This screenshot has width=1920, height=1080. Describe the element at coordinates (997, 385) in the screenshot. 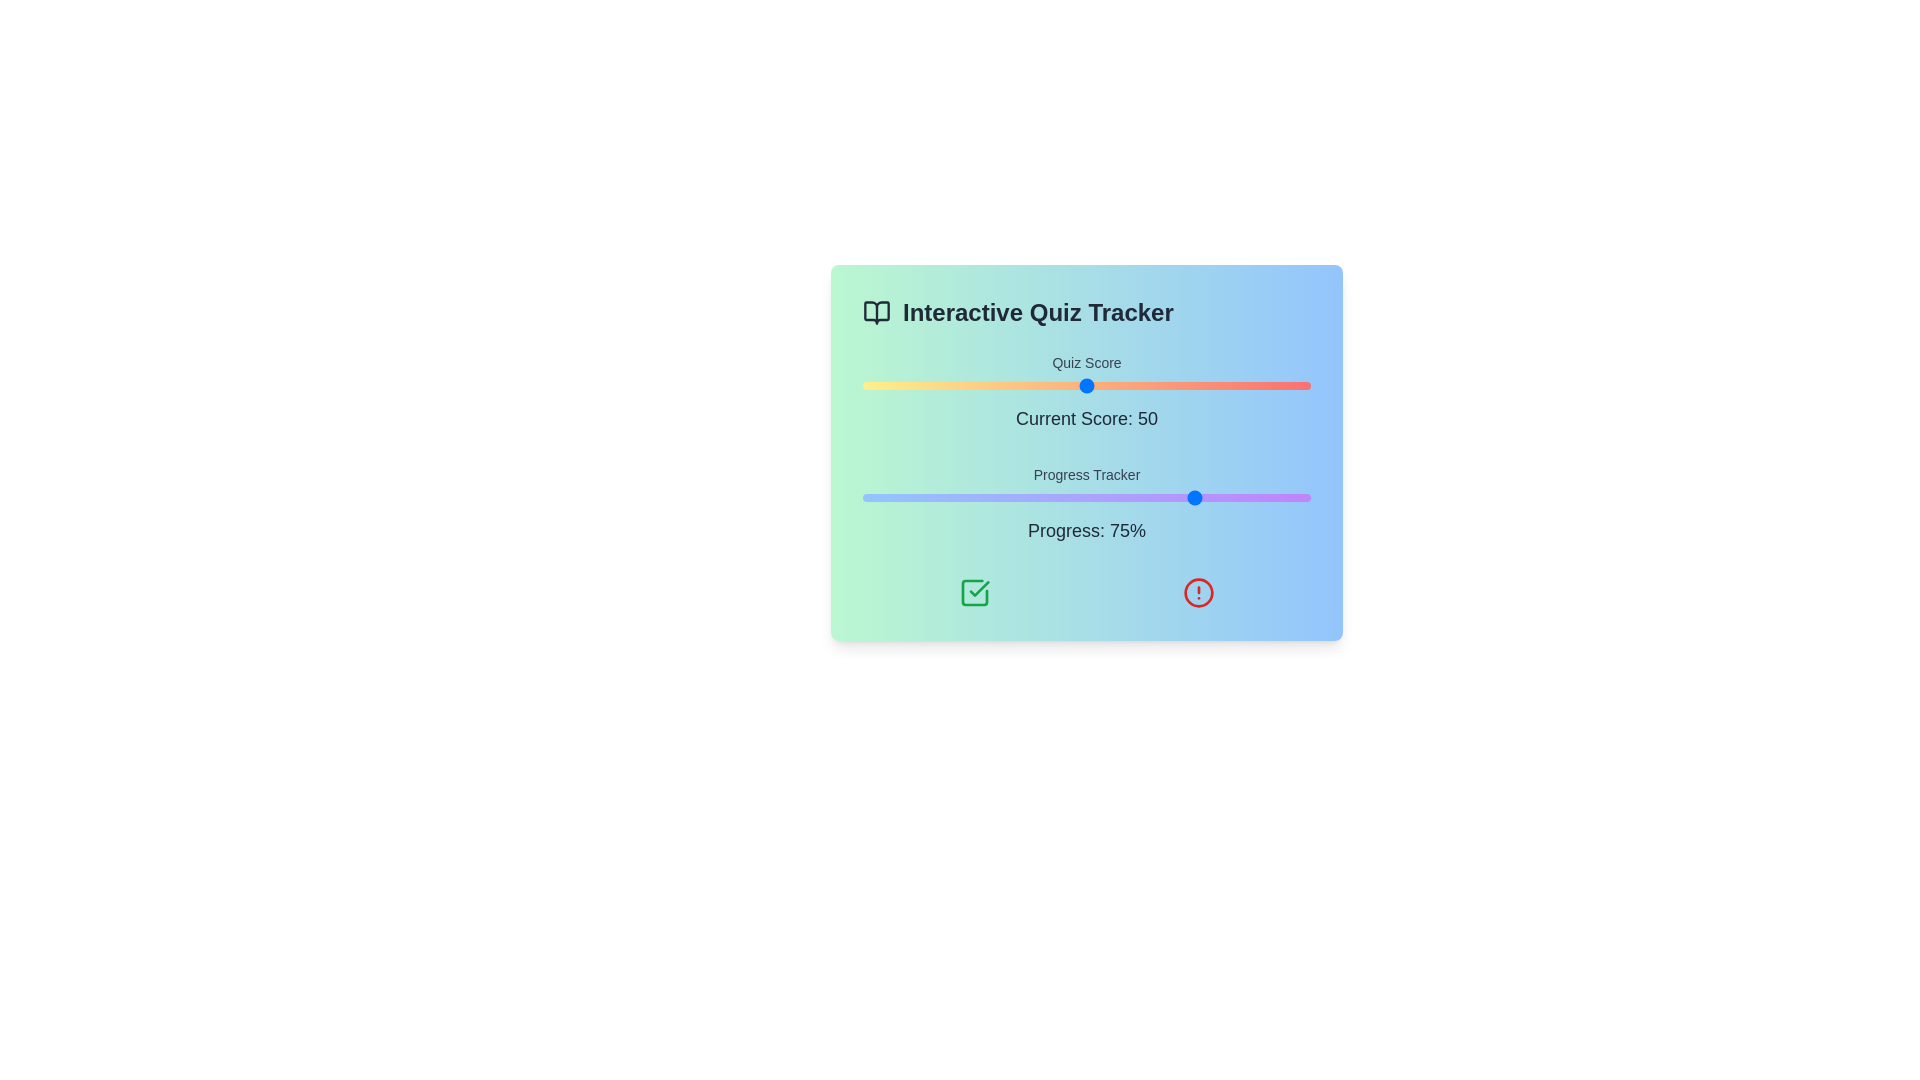

I see `the quiz score slider to set the score to 30` at that location.